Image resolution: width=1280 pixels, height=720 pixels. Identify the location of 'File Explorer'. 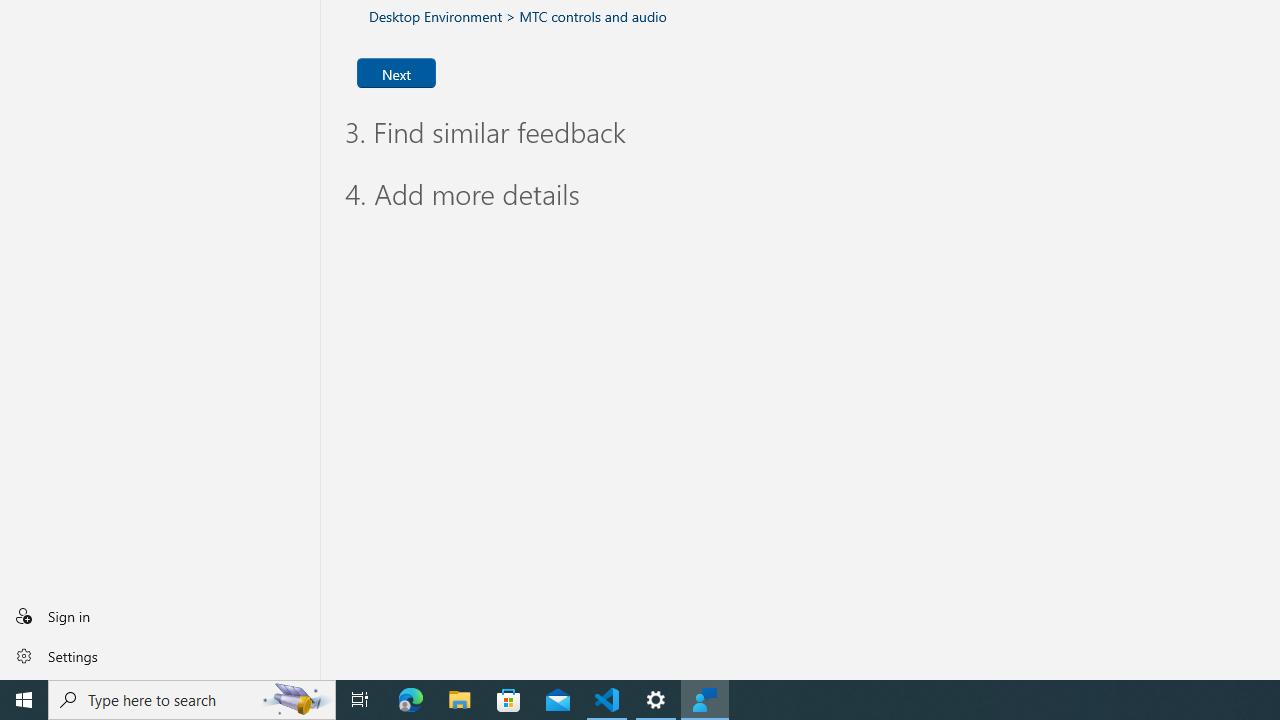
(459, 698).